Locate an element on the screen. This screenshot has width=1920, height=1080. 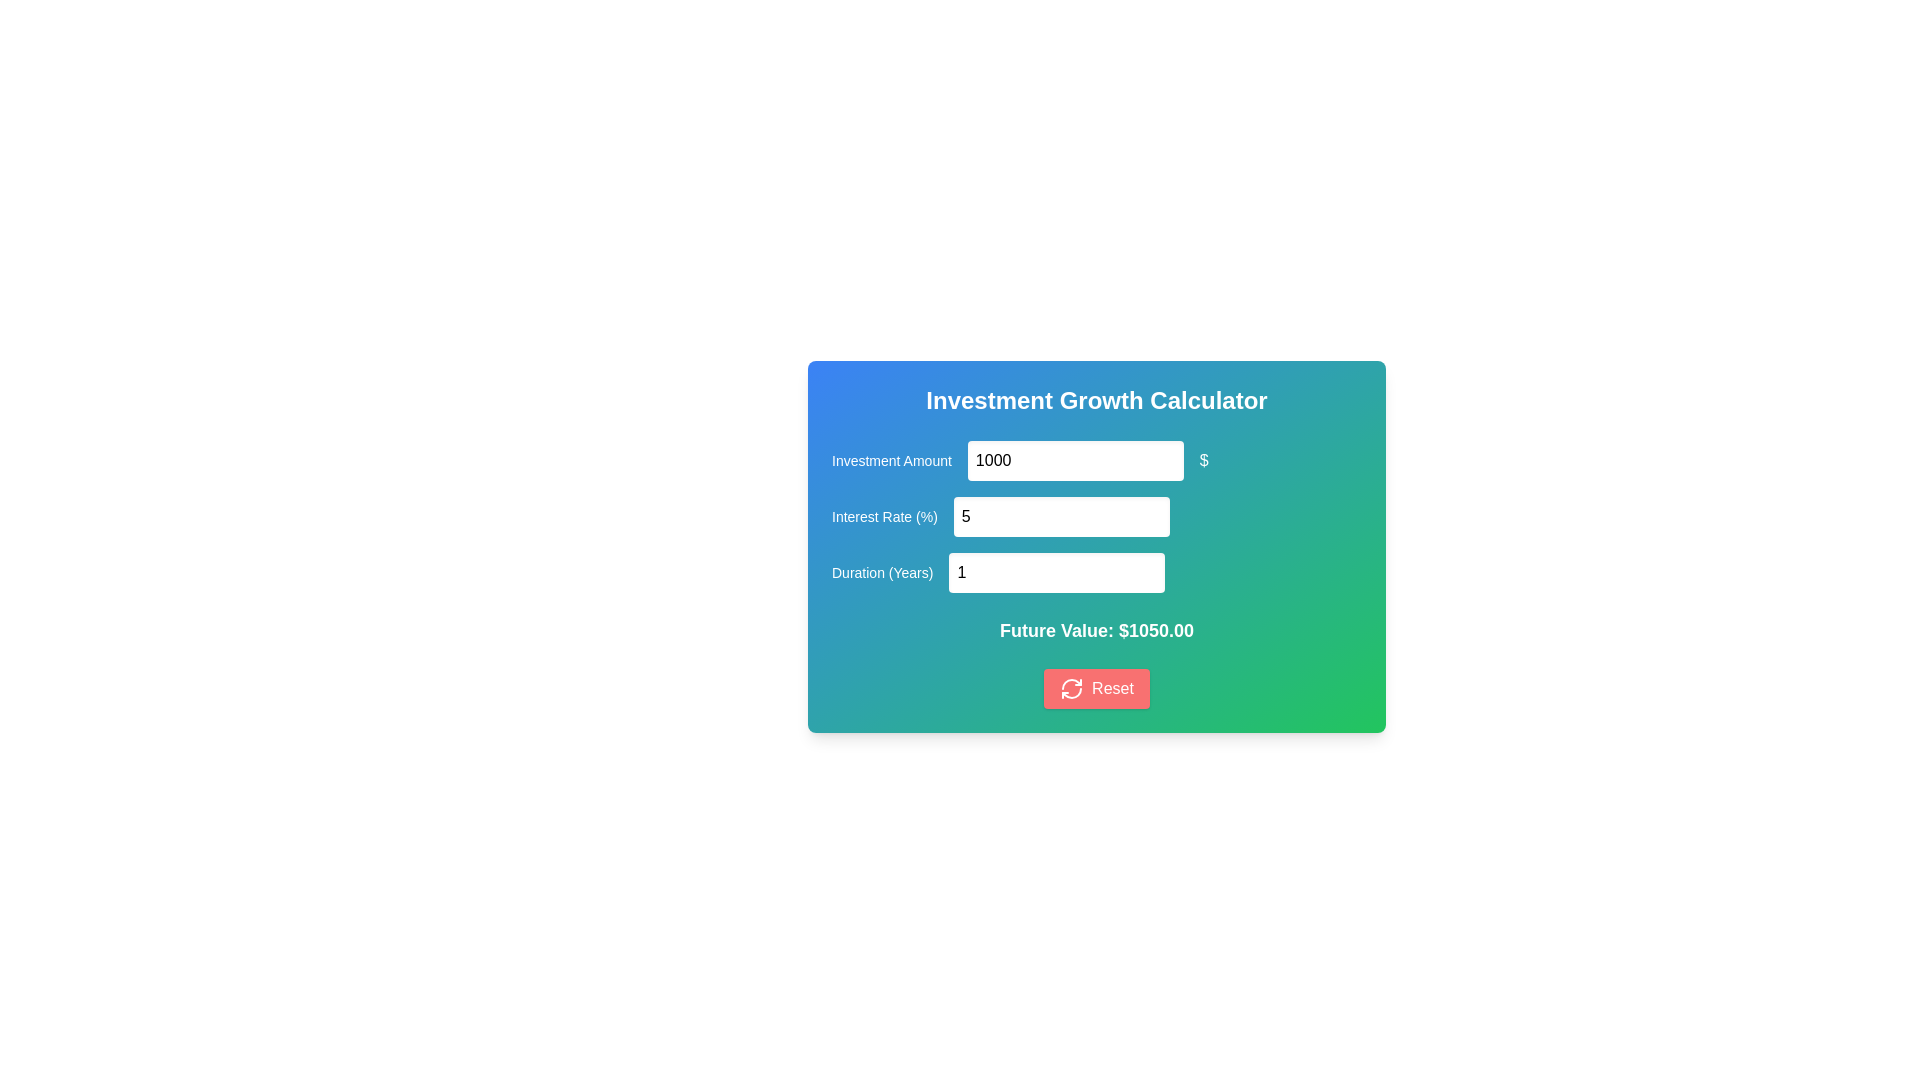
the investment amount input field to focus on it for user input is located at coordinates (1096, 461).